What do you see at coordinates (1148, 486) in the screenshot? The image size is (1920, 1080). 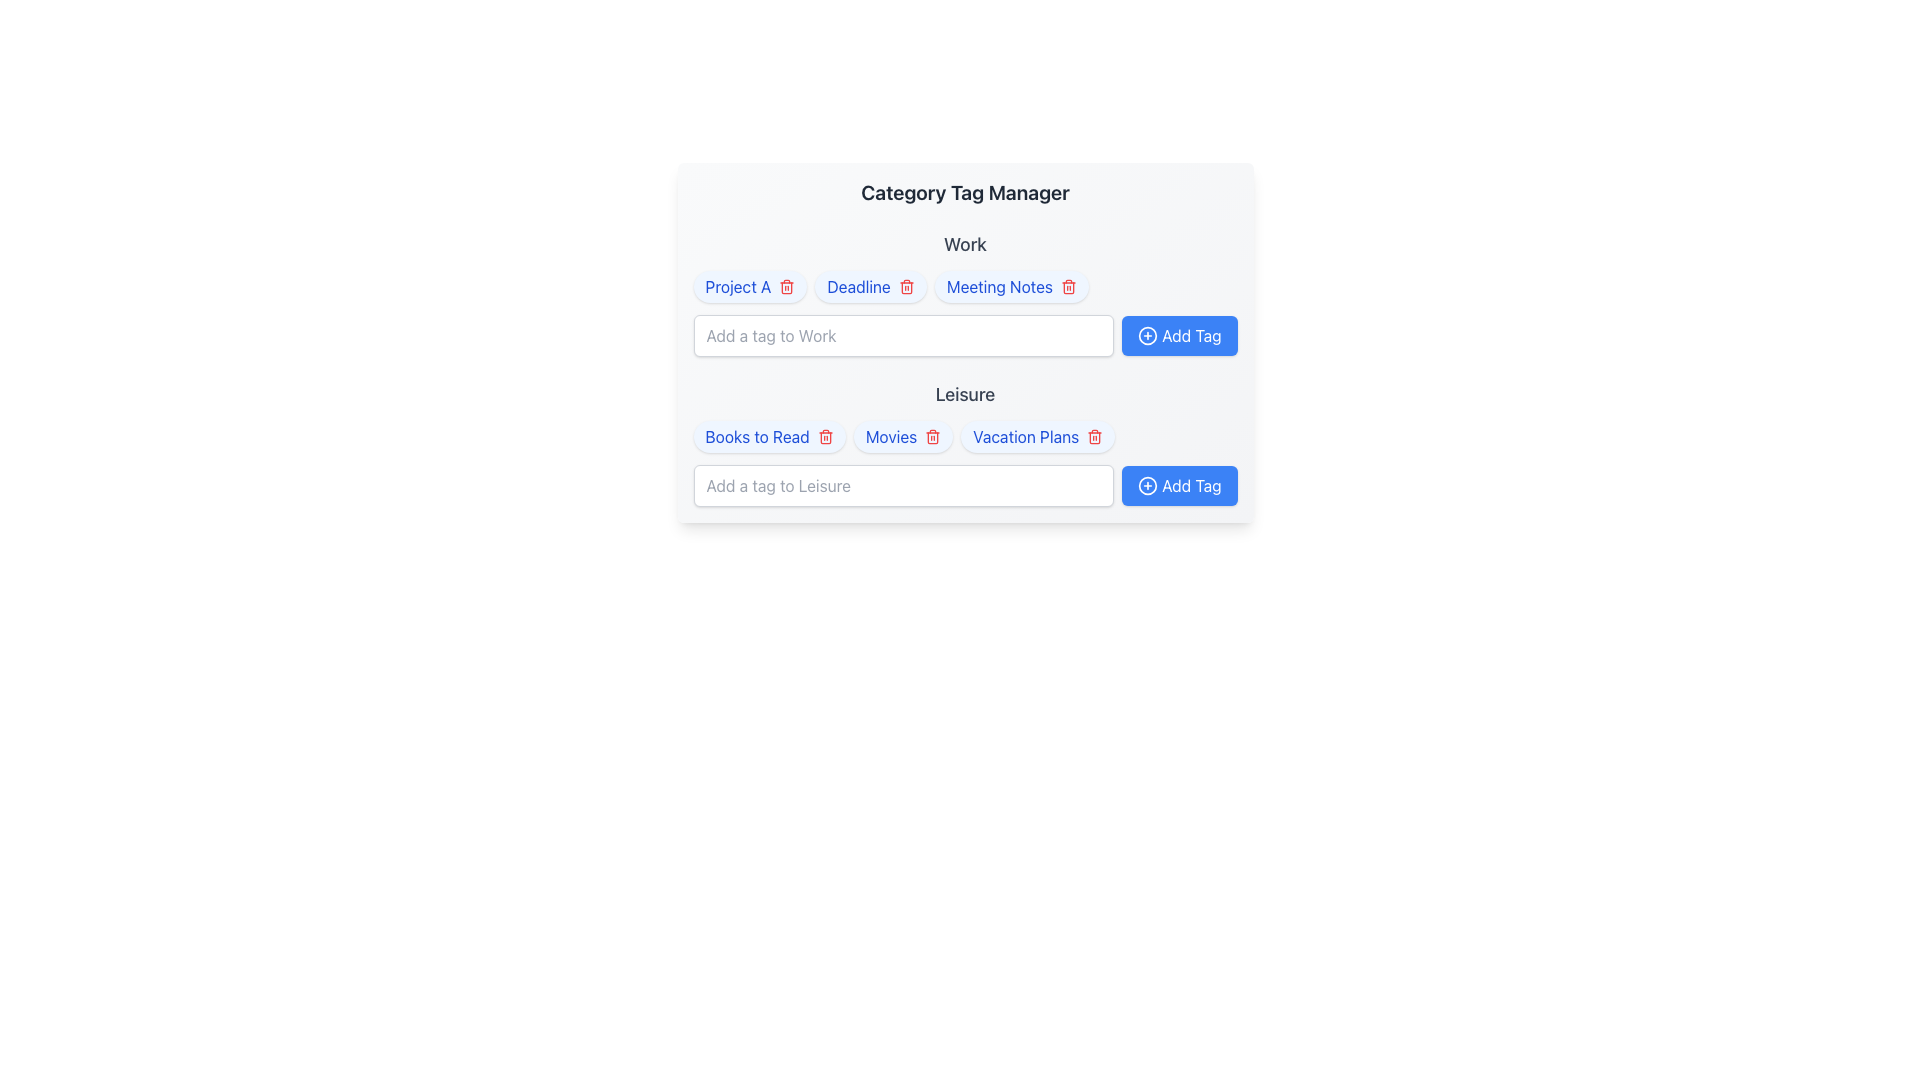 I see `the circular icon with a plus sign at its center, which is the leftmost visual element in the 'Add Tag' button under the 'Leisure' section of the 'Category Tag Manager' interface` at bounding box center [1148, 486].